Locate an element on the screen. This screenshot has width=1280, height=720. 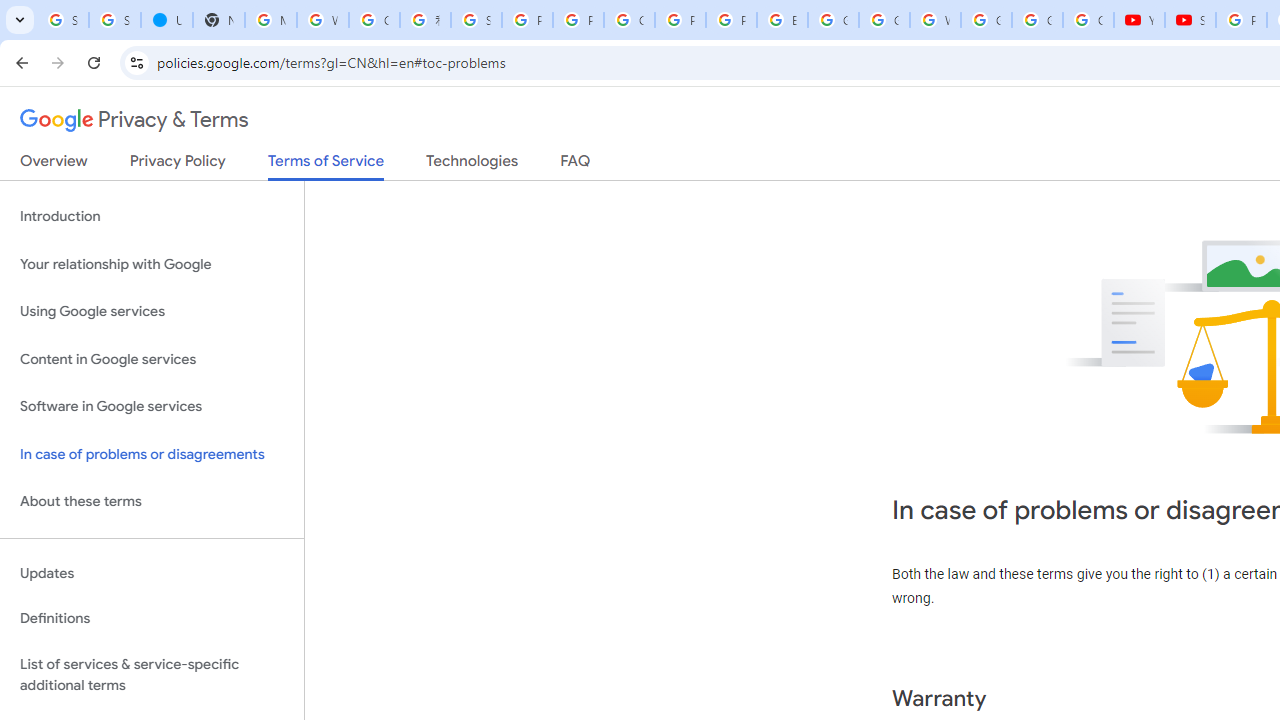
'Technologies' is located at coordinates (471, 164).